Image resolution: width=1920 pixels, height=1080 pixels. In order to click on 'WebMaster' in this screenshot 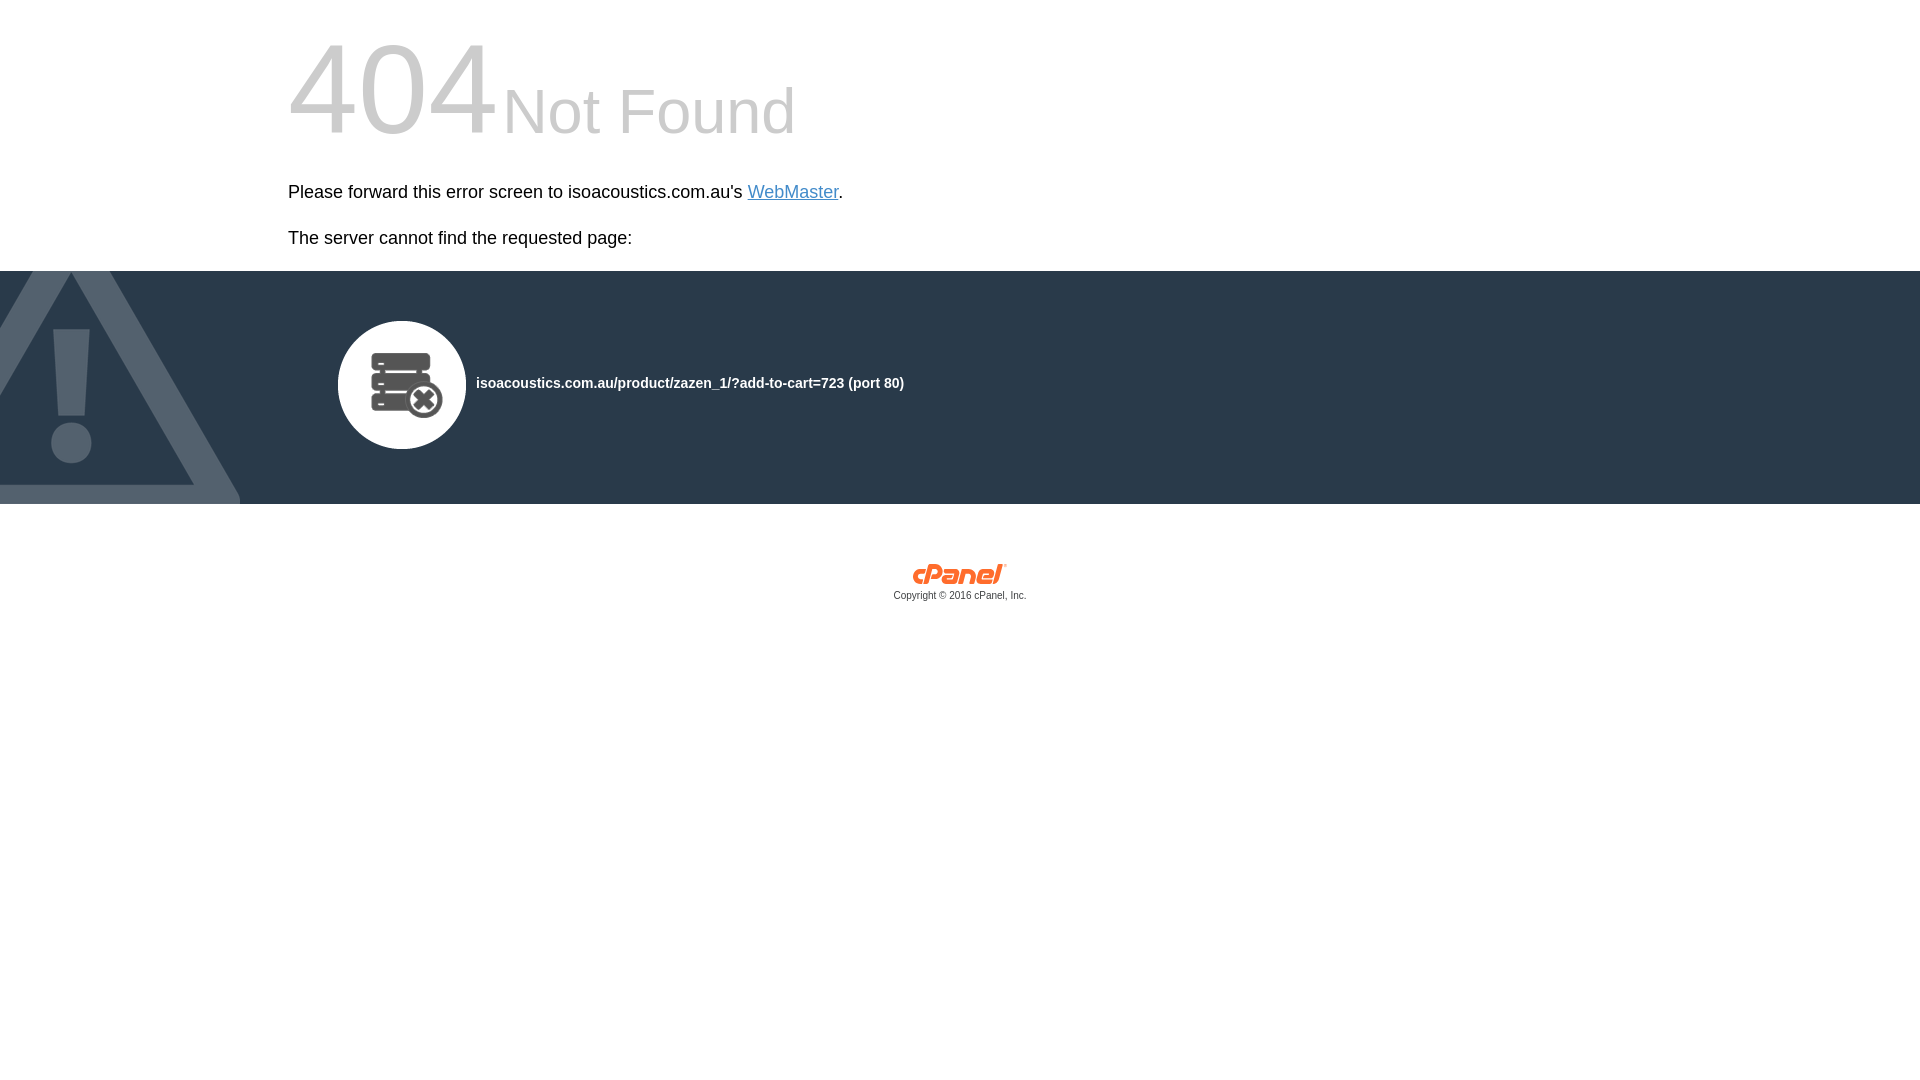, I will do `click(747, 192)`.